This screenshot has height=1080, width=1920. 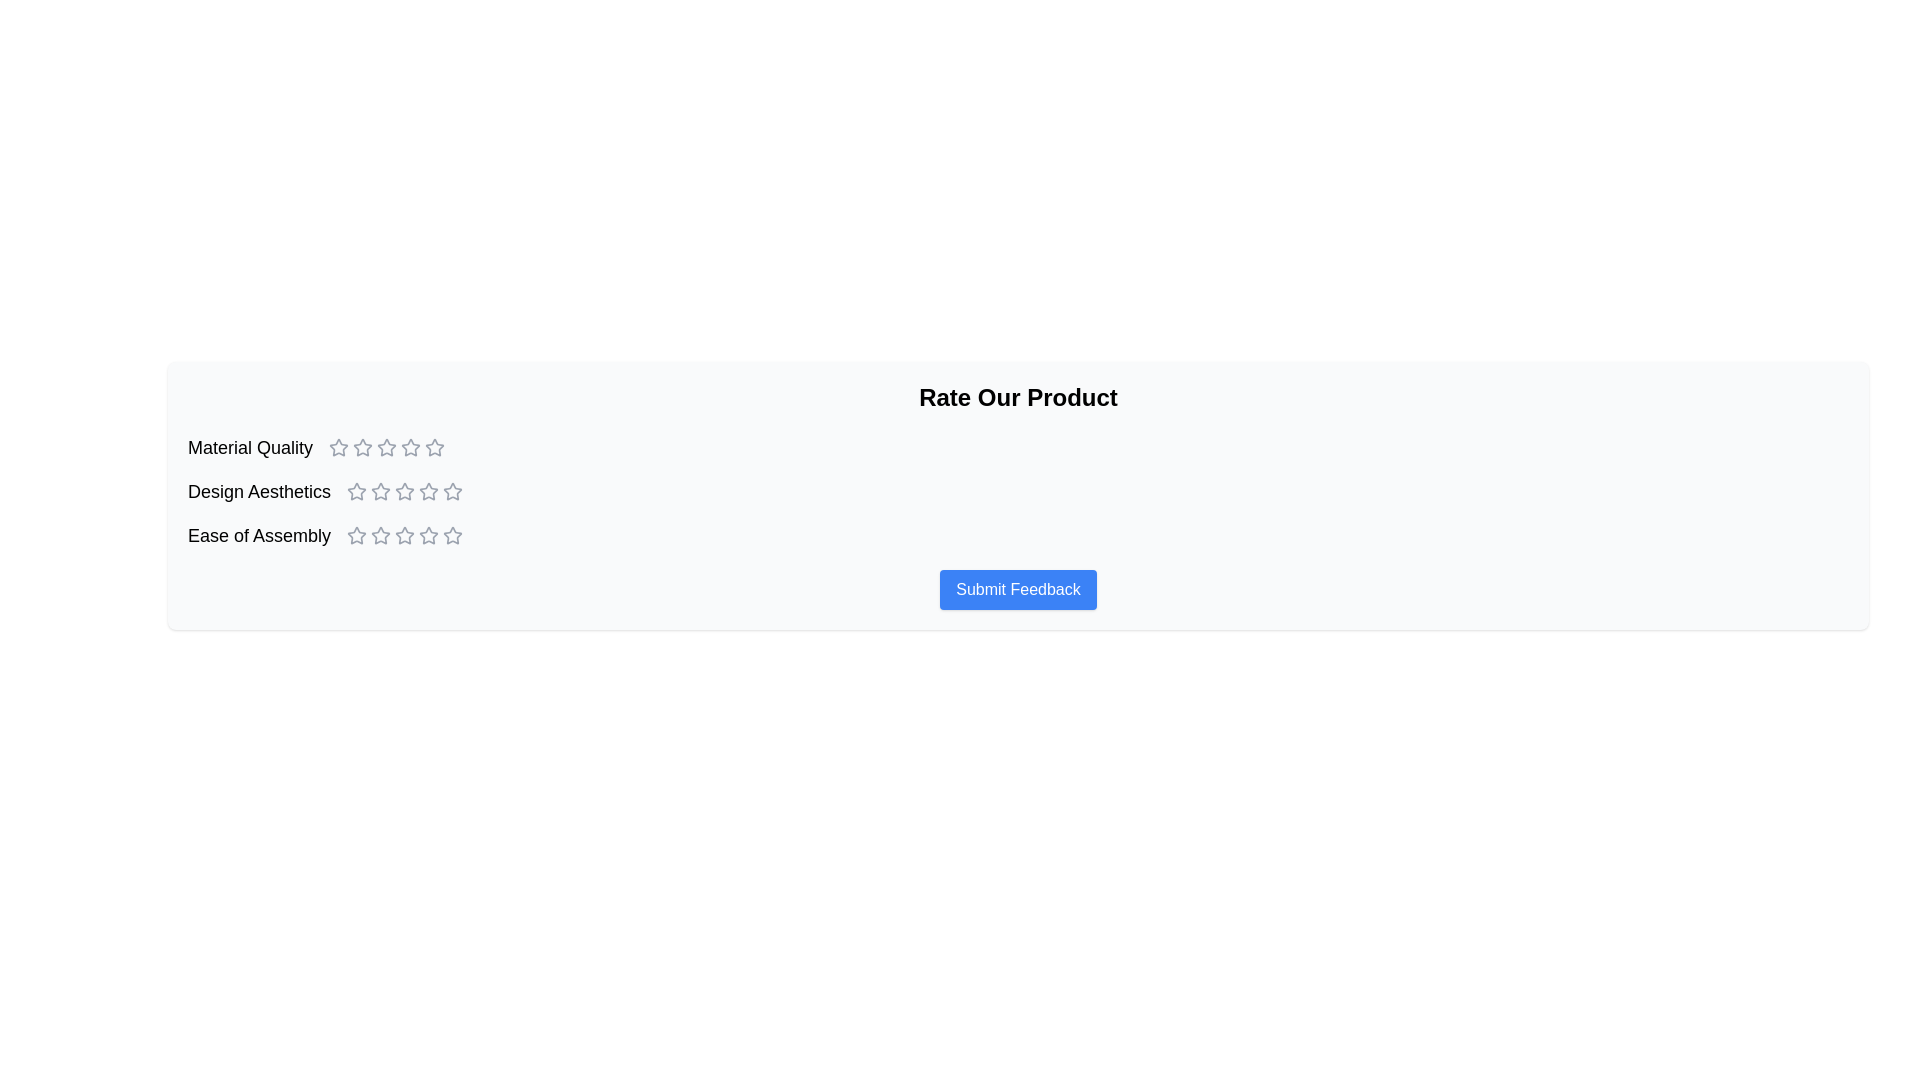 I want to click on the second star in the star rating component under the 'Design Aesthetics' section to set a rating, so click(x=404, y=491).